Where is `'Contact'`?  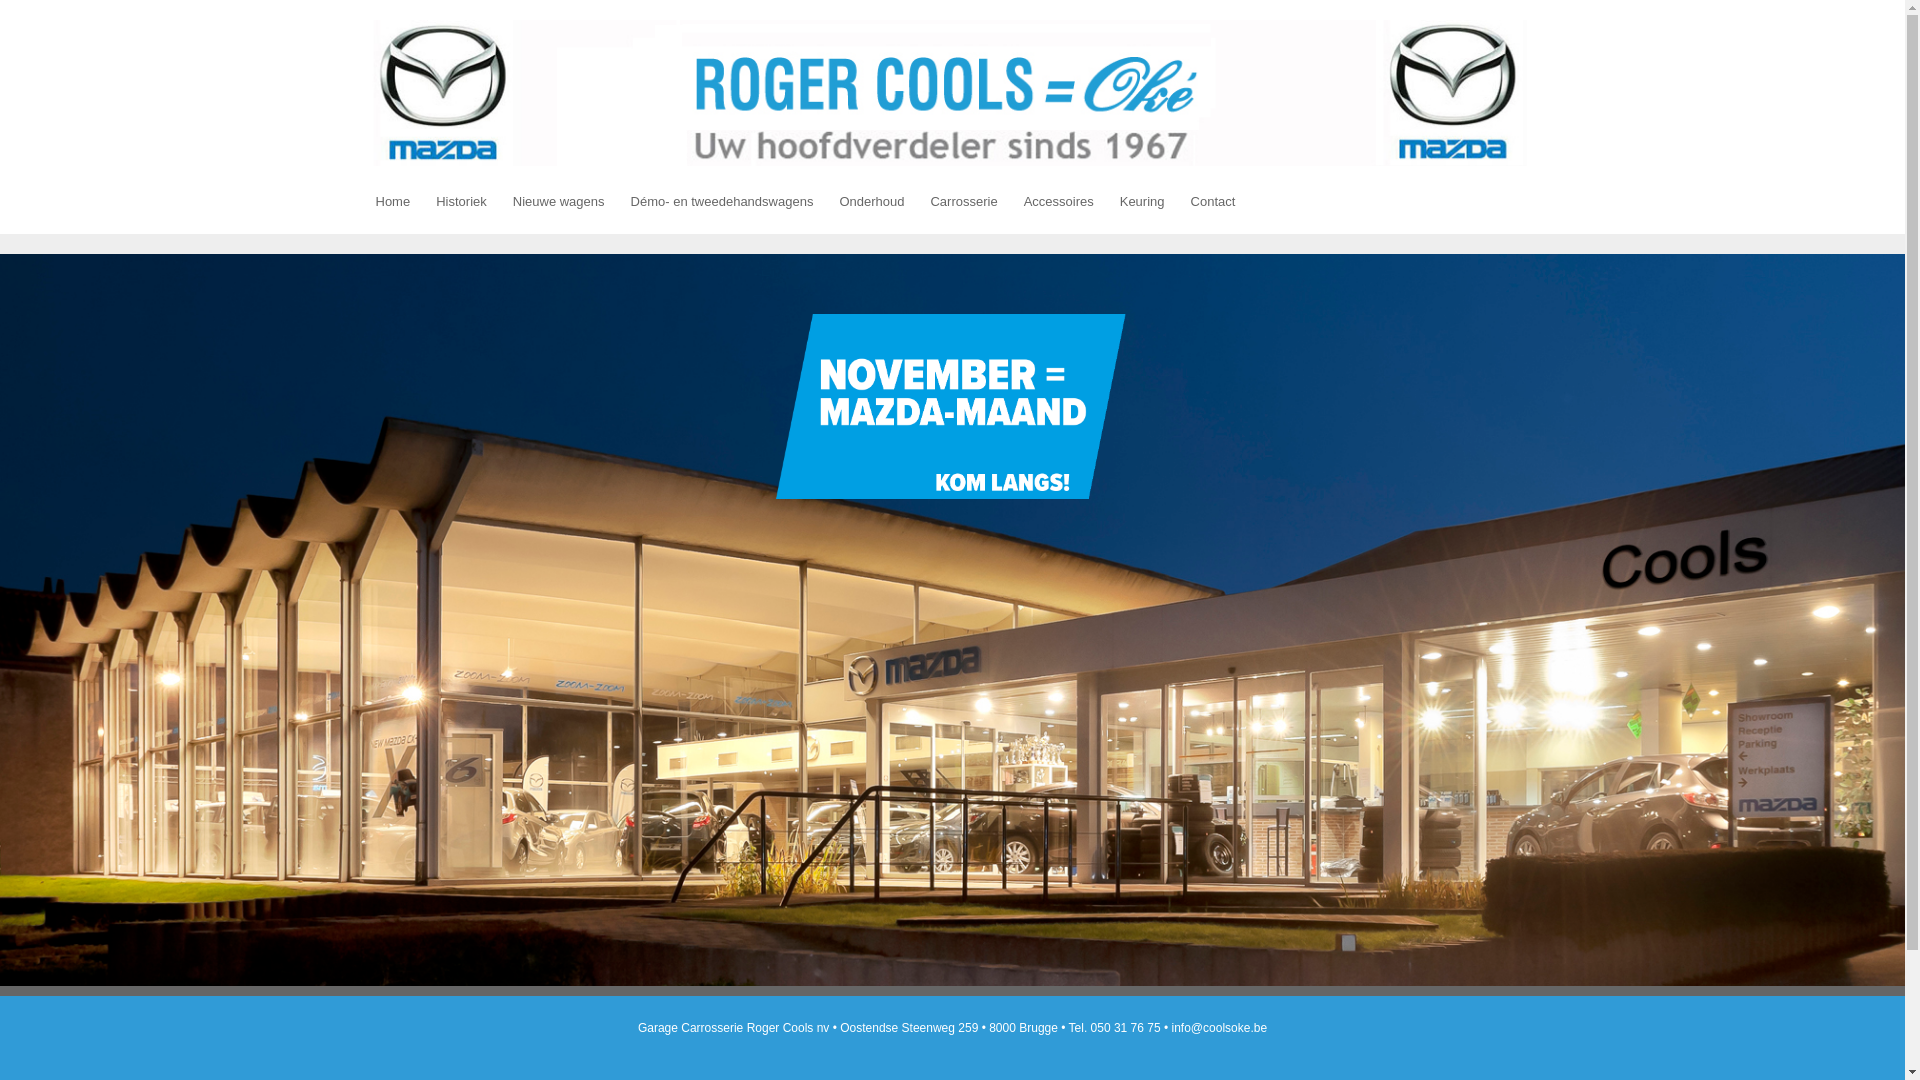 'Contact' is located at coordinates (1212, 202).